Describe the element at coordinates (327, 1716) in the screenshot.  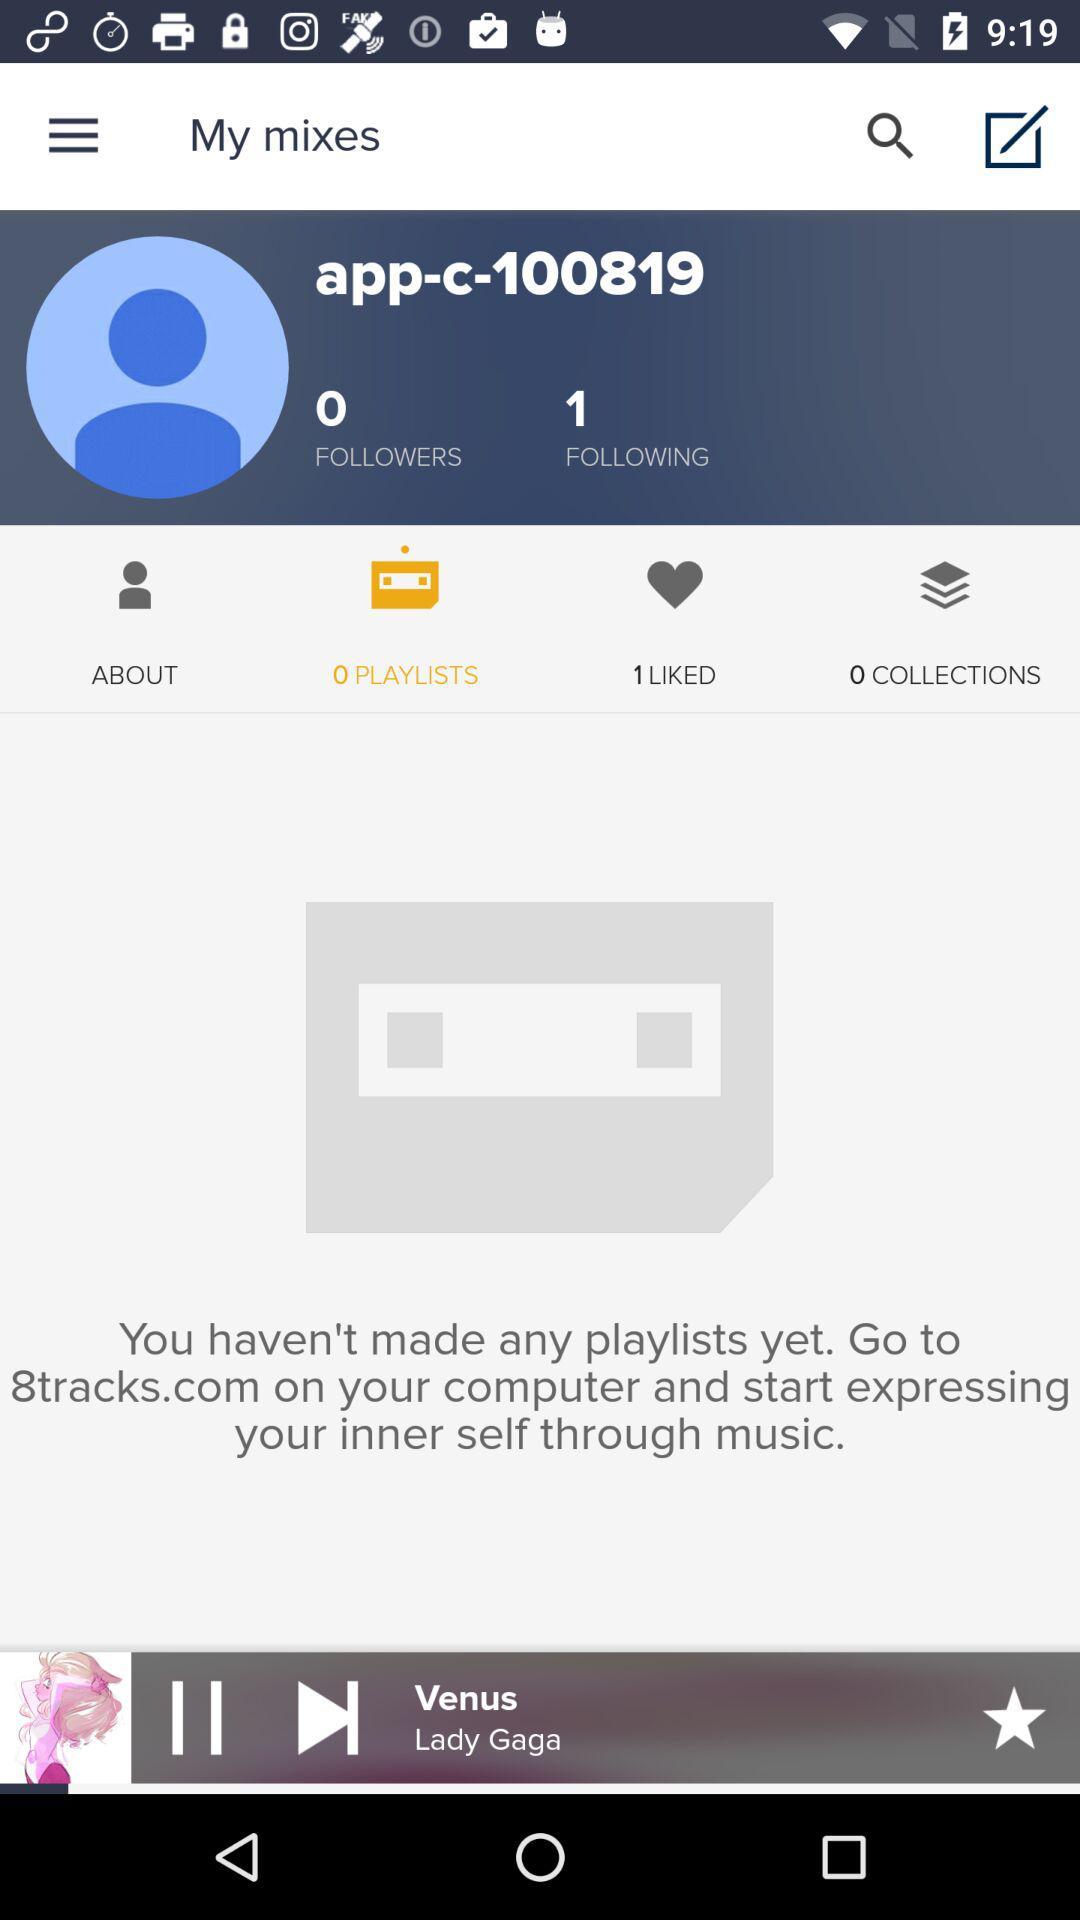
I see `the skip_next icon` at that location.